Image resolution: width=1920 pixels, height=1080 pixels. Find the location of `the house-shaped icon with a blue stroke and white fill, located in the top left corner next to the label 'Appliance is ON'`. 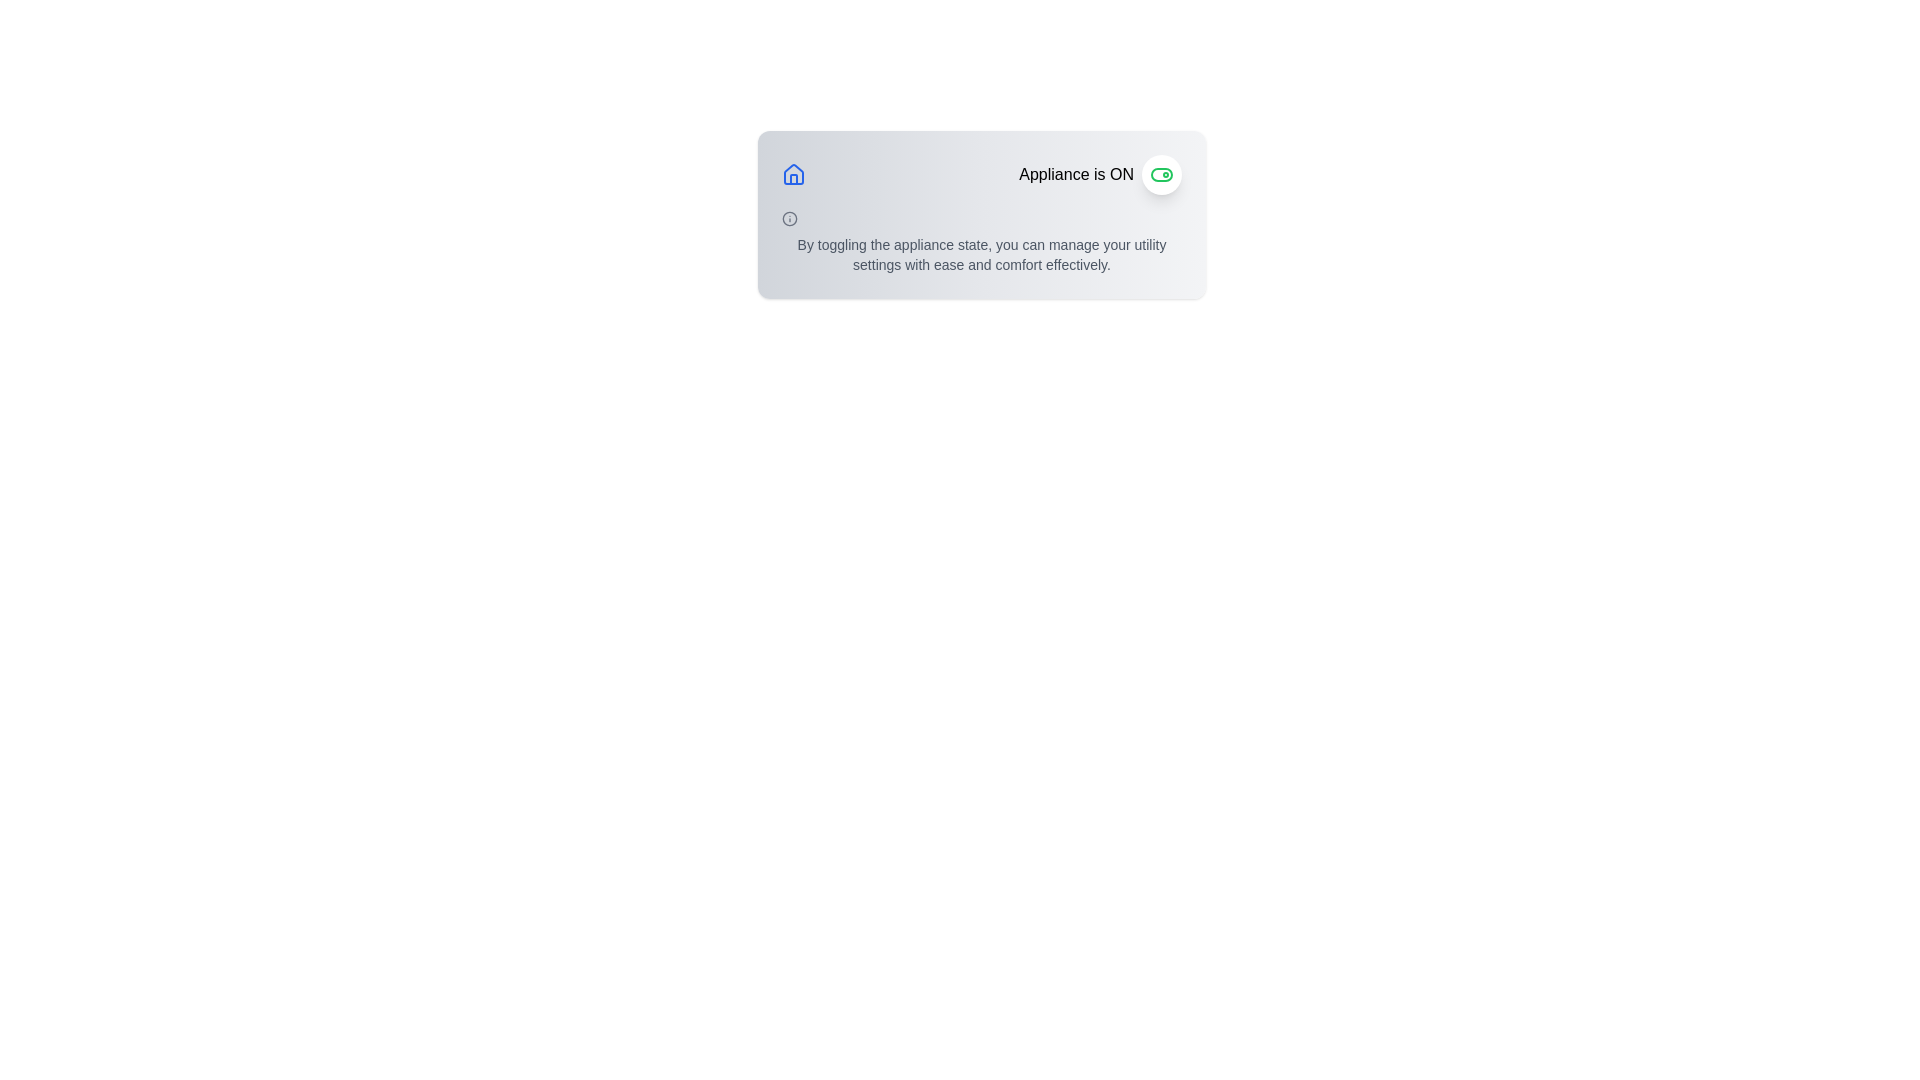

the house-shaped icon with a blue stroke and white fill, located in the top left corner next to the label 'Appliance is ON' is located at coordinates (792, 173).